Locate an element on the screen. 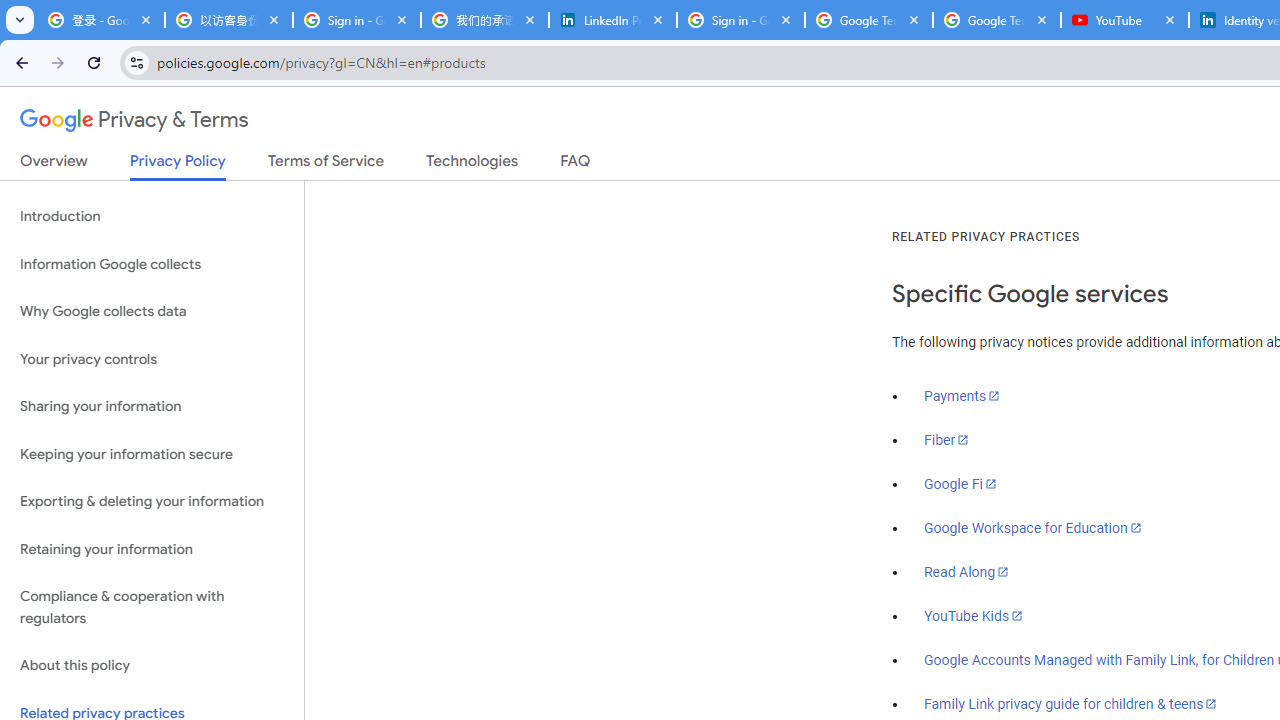 The width and height of the screenshot is (1280, 720). 'Family Link privacy guide for children & teens' is located at coordinates (1070, 702).